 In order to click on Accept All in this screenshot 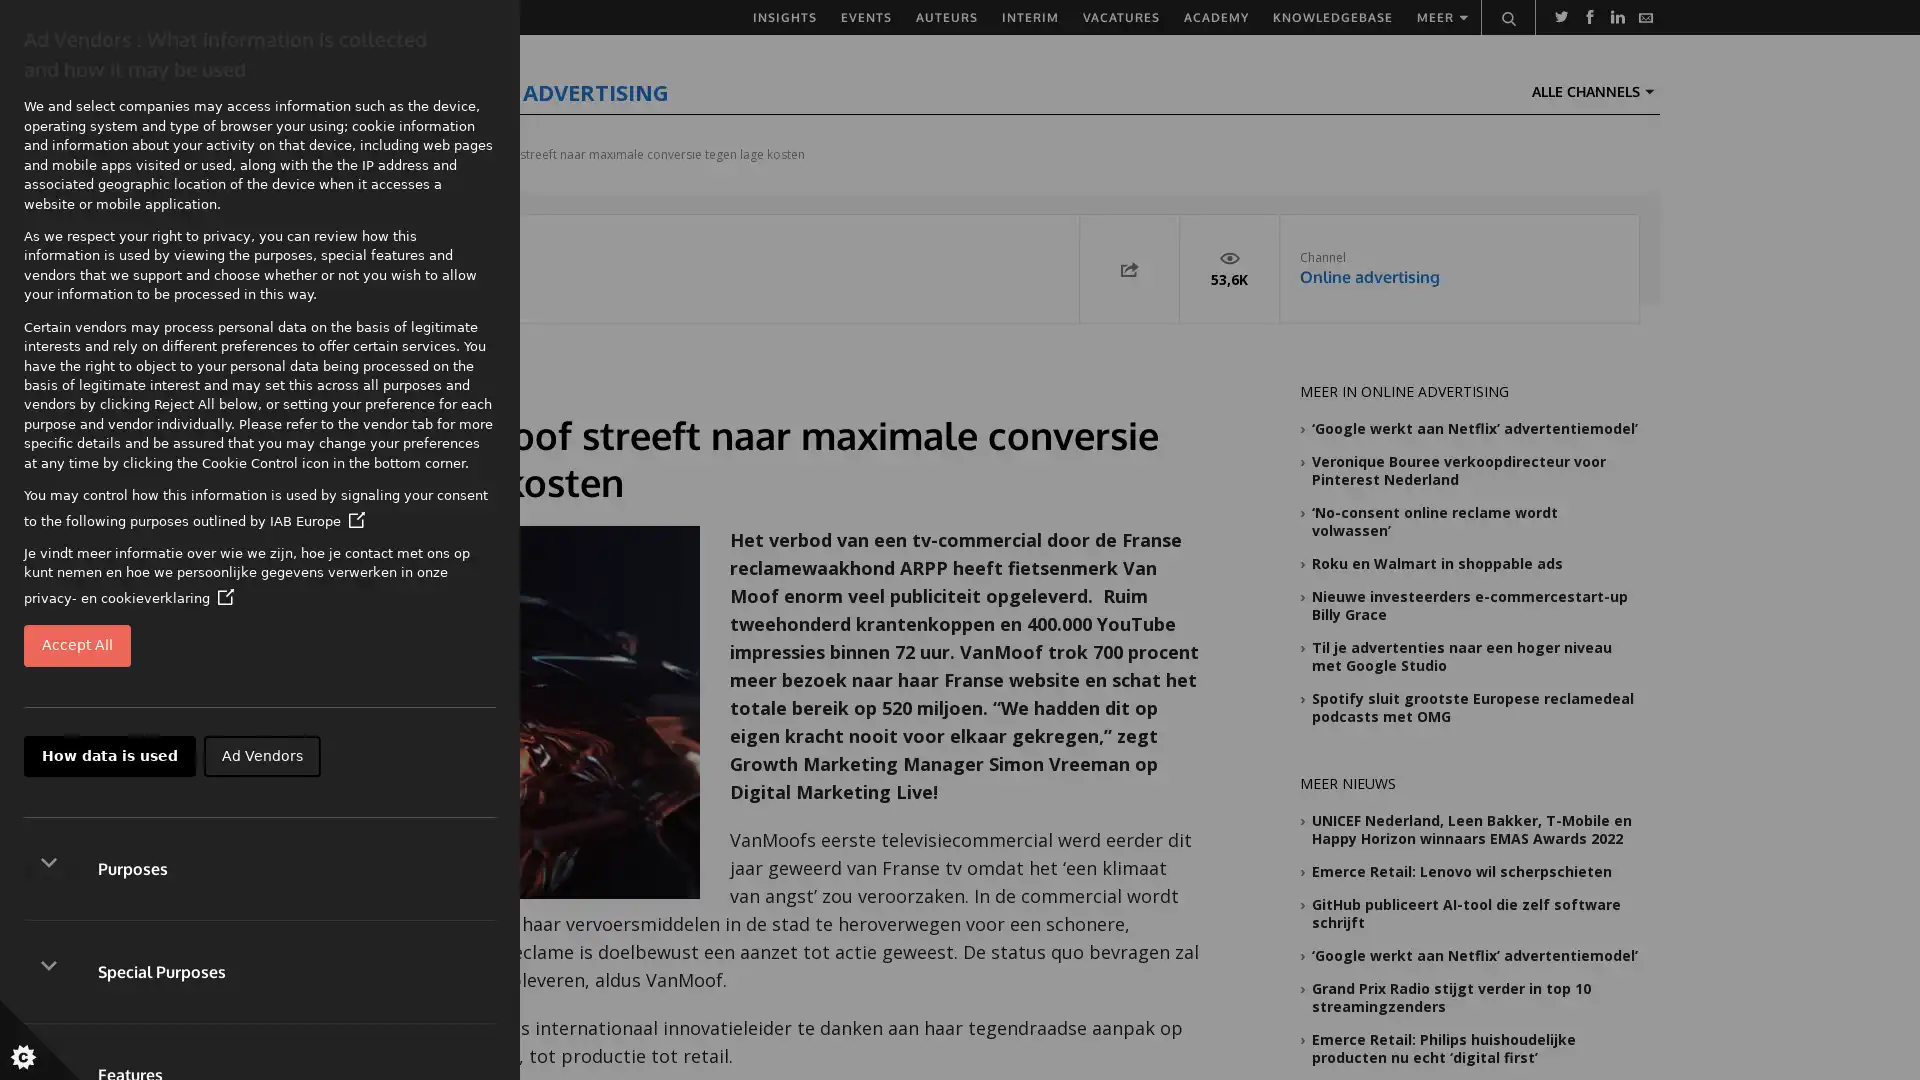, I will do `click(77, 645)`.